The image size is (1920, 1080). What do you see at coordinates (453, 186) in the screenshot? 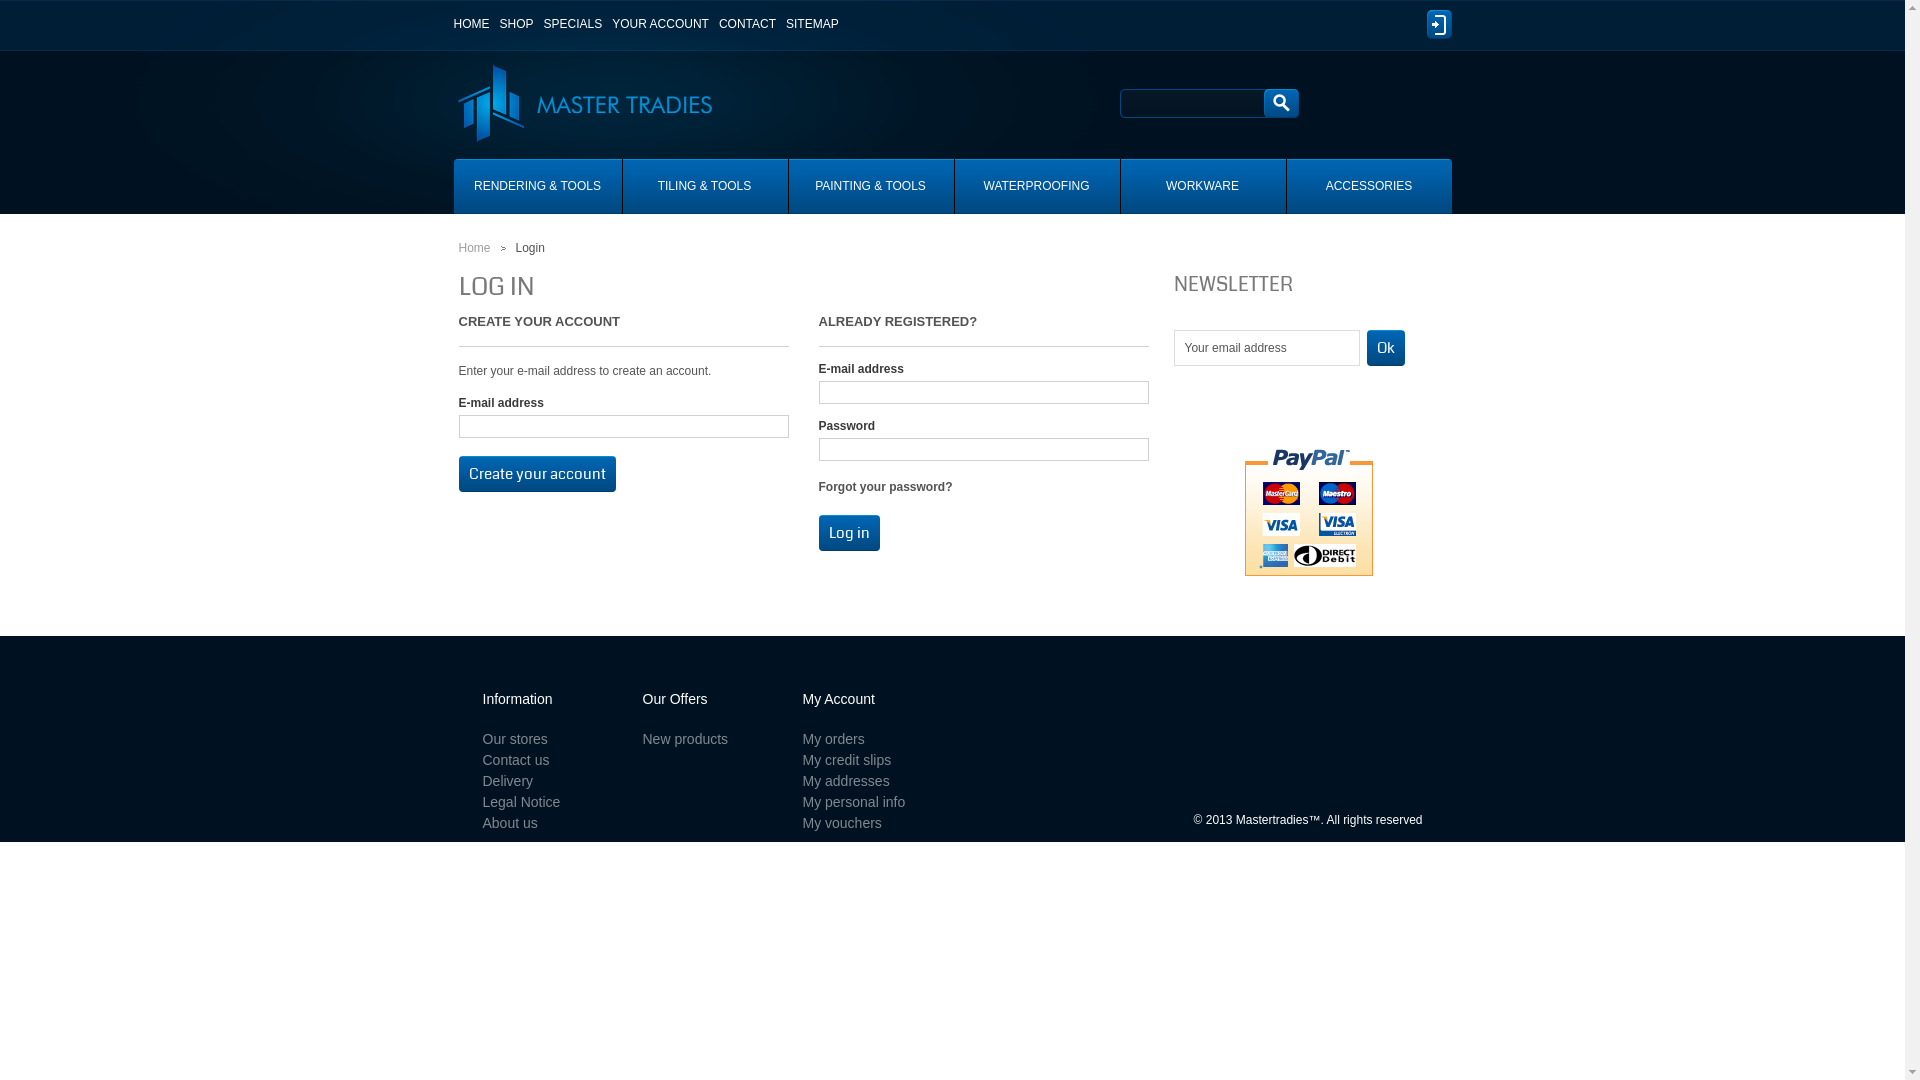
I see `'RENDERING & TOOLS'` at bounding box center [453, 186].